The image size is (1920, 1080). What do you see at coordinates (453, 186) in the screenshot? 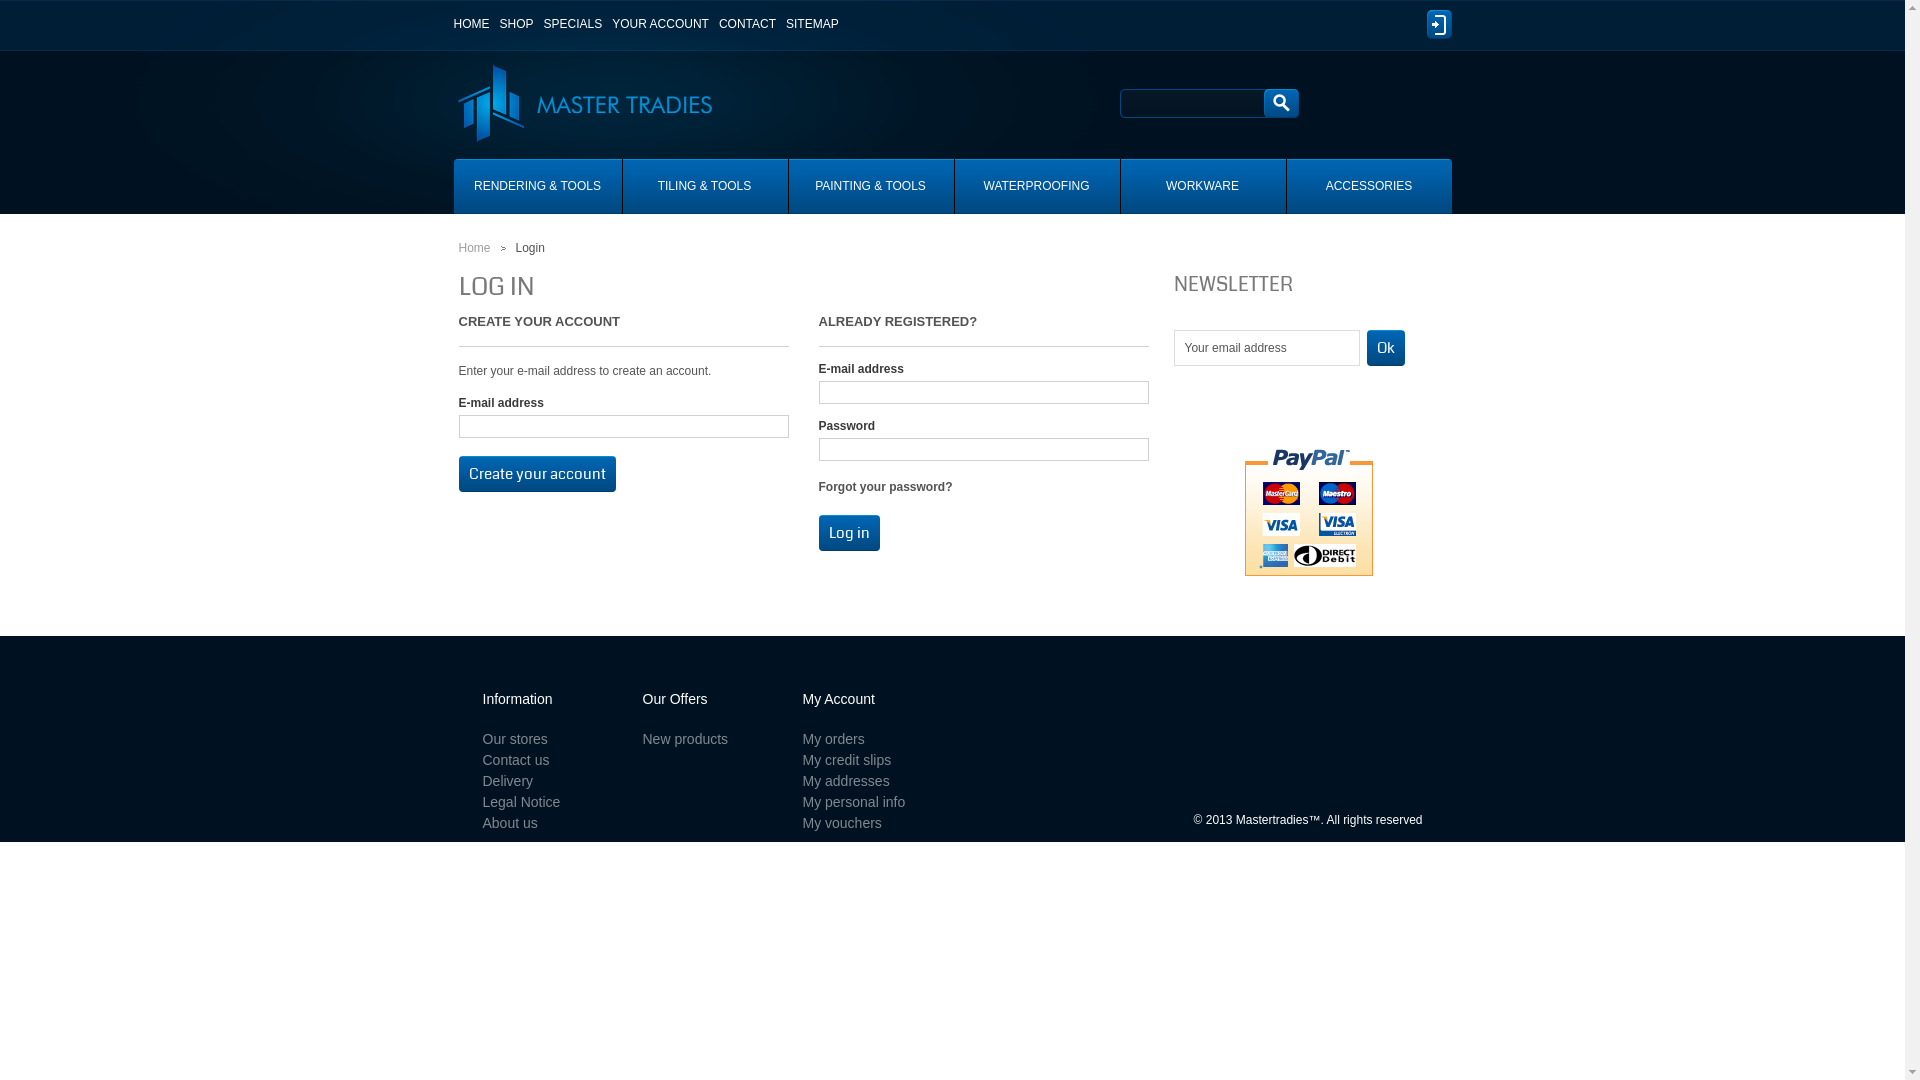
I see `'RENDERING & TOOLS'` at bounding box center [453, 186].